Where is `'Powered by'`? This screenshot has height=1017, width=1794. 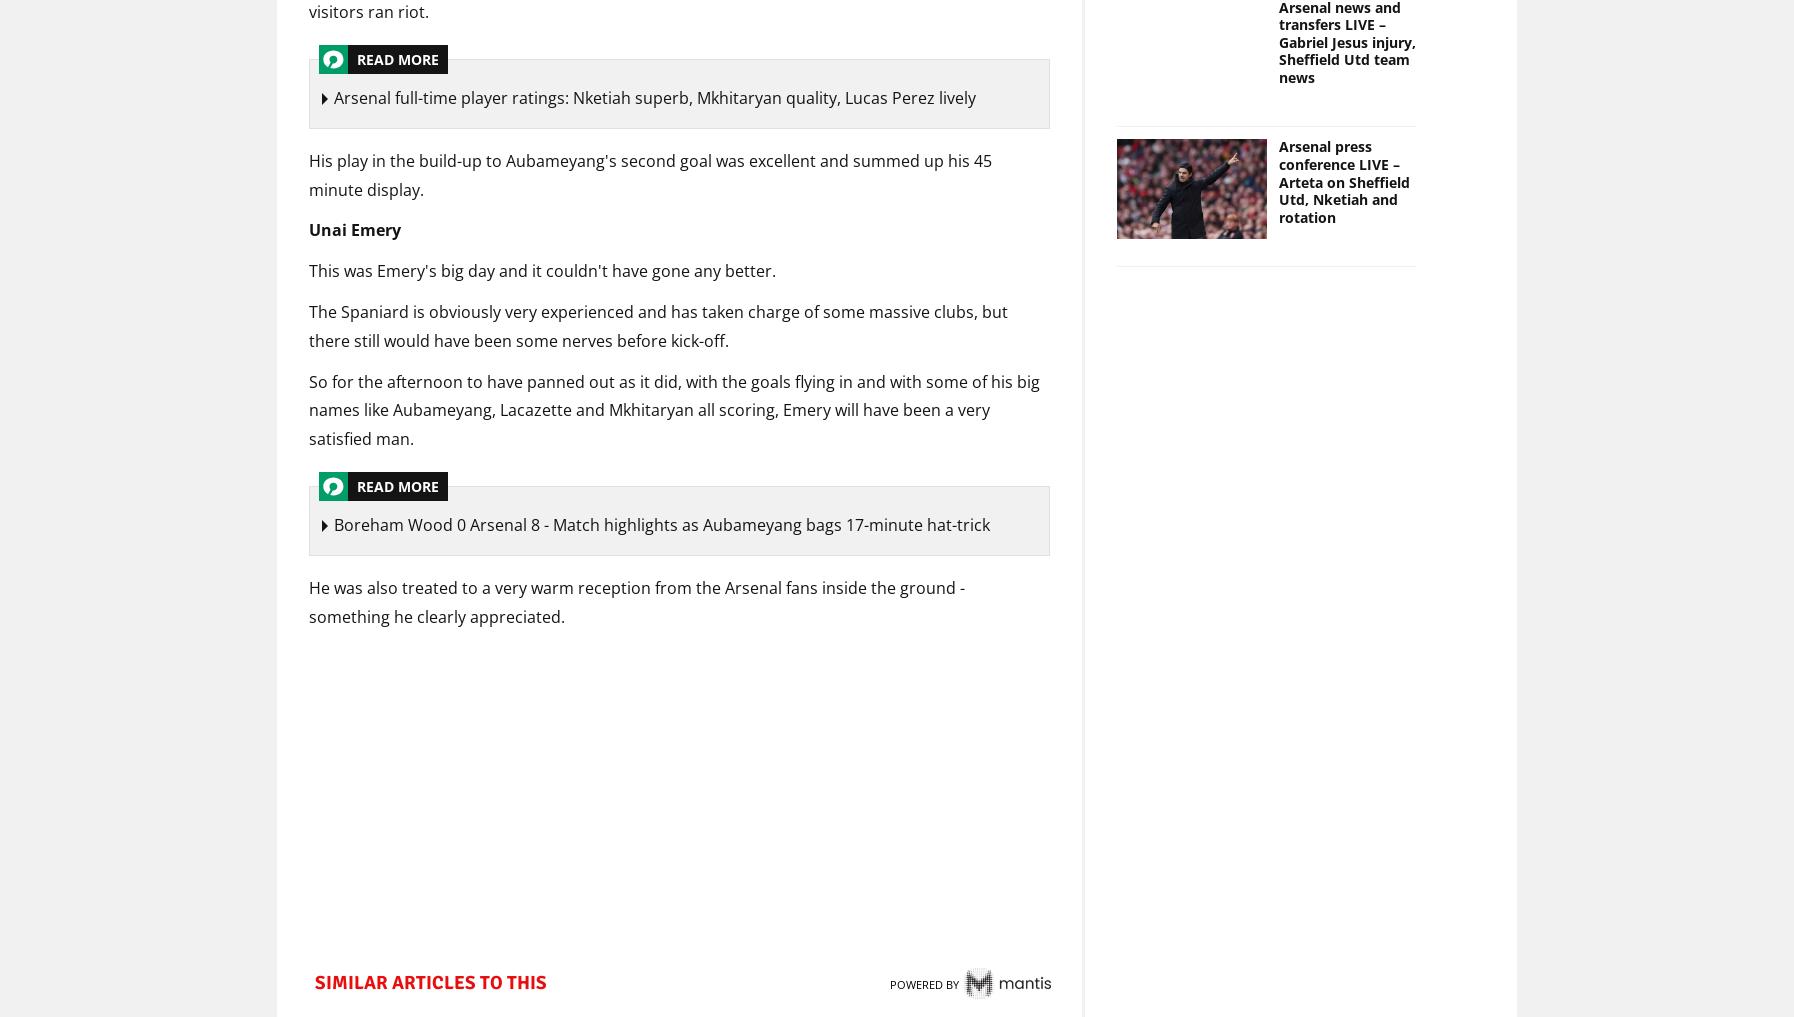
'Powered by' is located at coordinates (922, 986).